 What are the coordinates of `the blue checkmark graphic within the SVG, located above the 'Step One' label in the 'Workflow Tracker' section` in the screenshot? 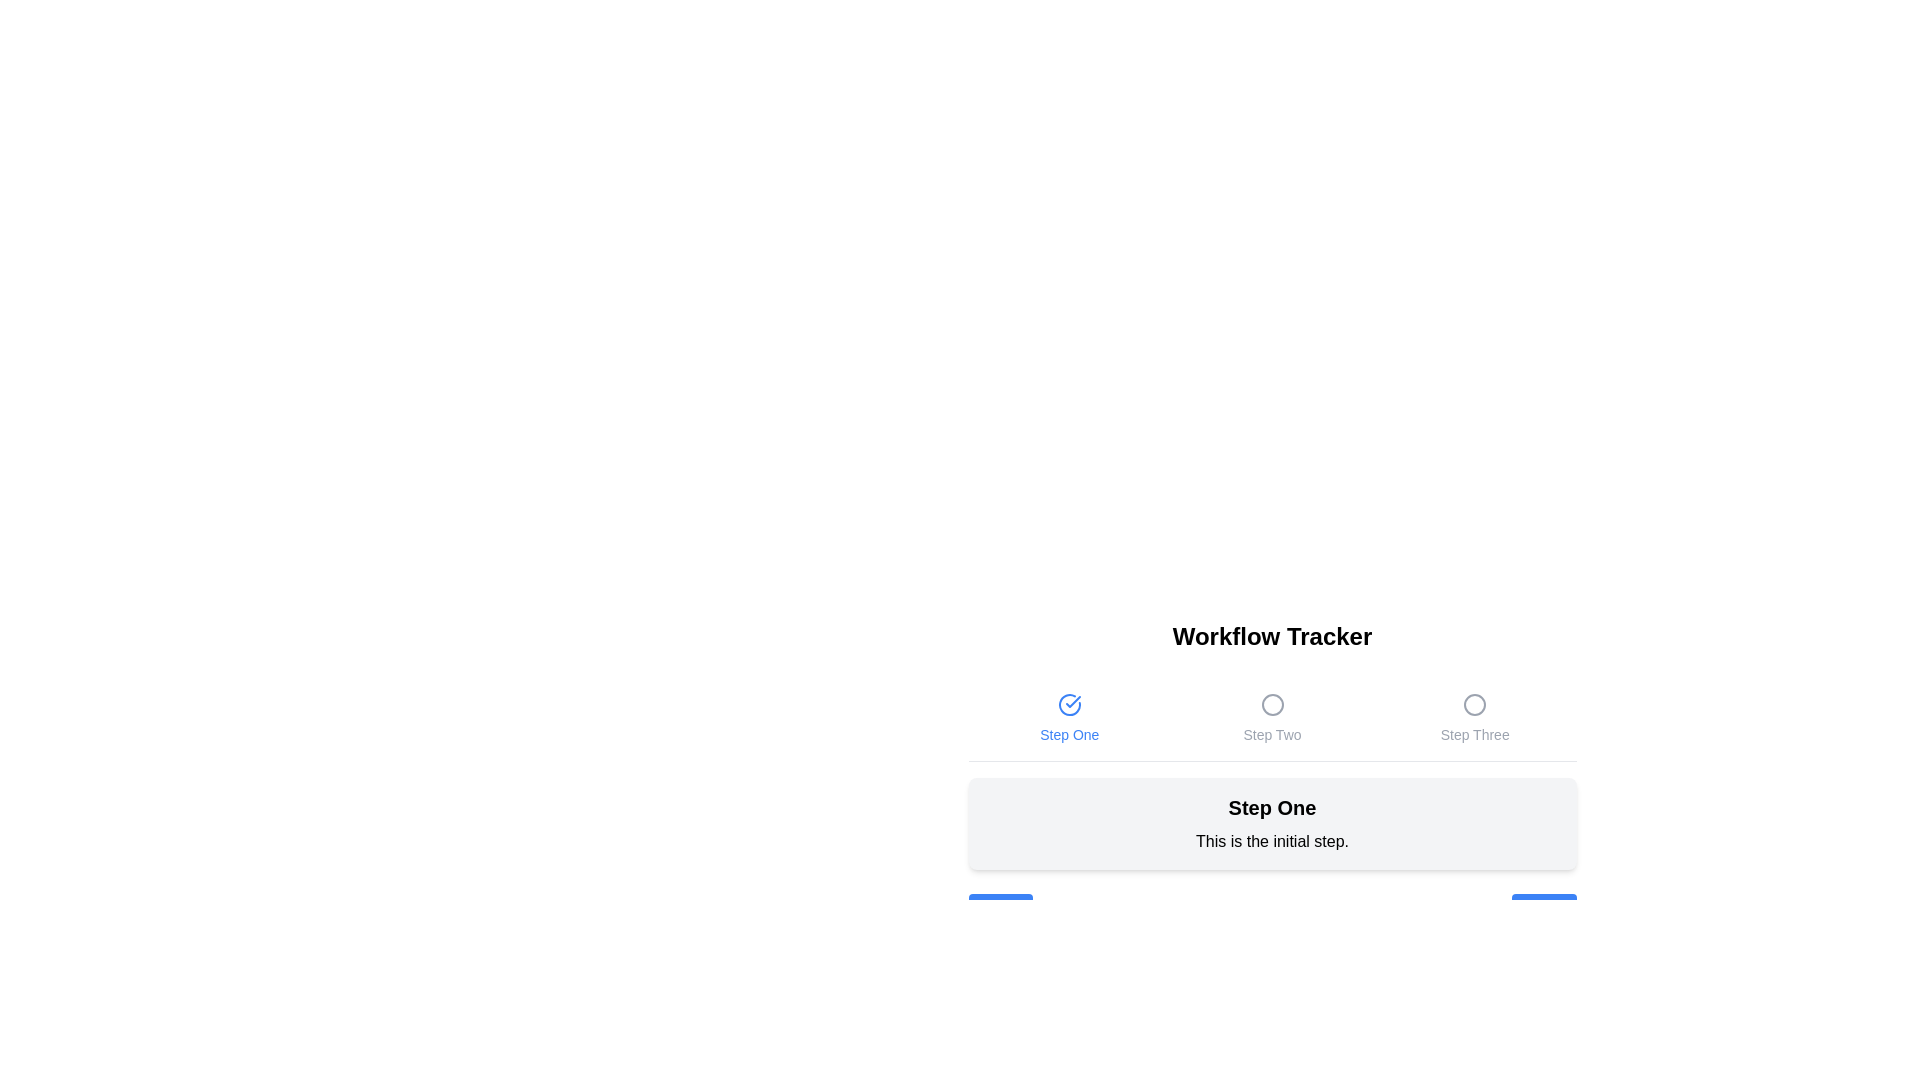 It's located at (1072, 701).